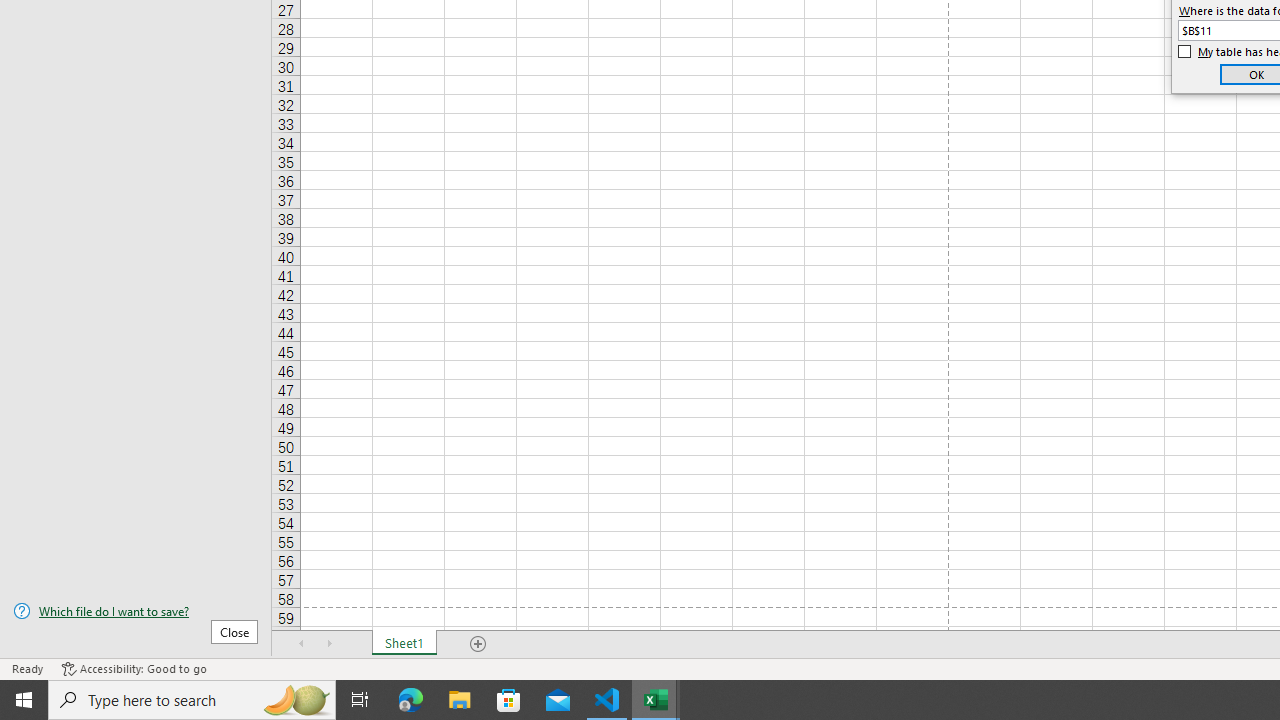 This screenshot has width=1280, height=720. What do you see at coordinates (133, 669) in the screenshot?
I see `'Accessibility Checker Accessibility: Good to go'` at bounding box center [133, 669].